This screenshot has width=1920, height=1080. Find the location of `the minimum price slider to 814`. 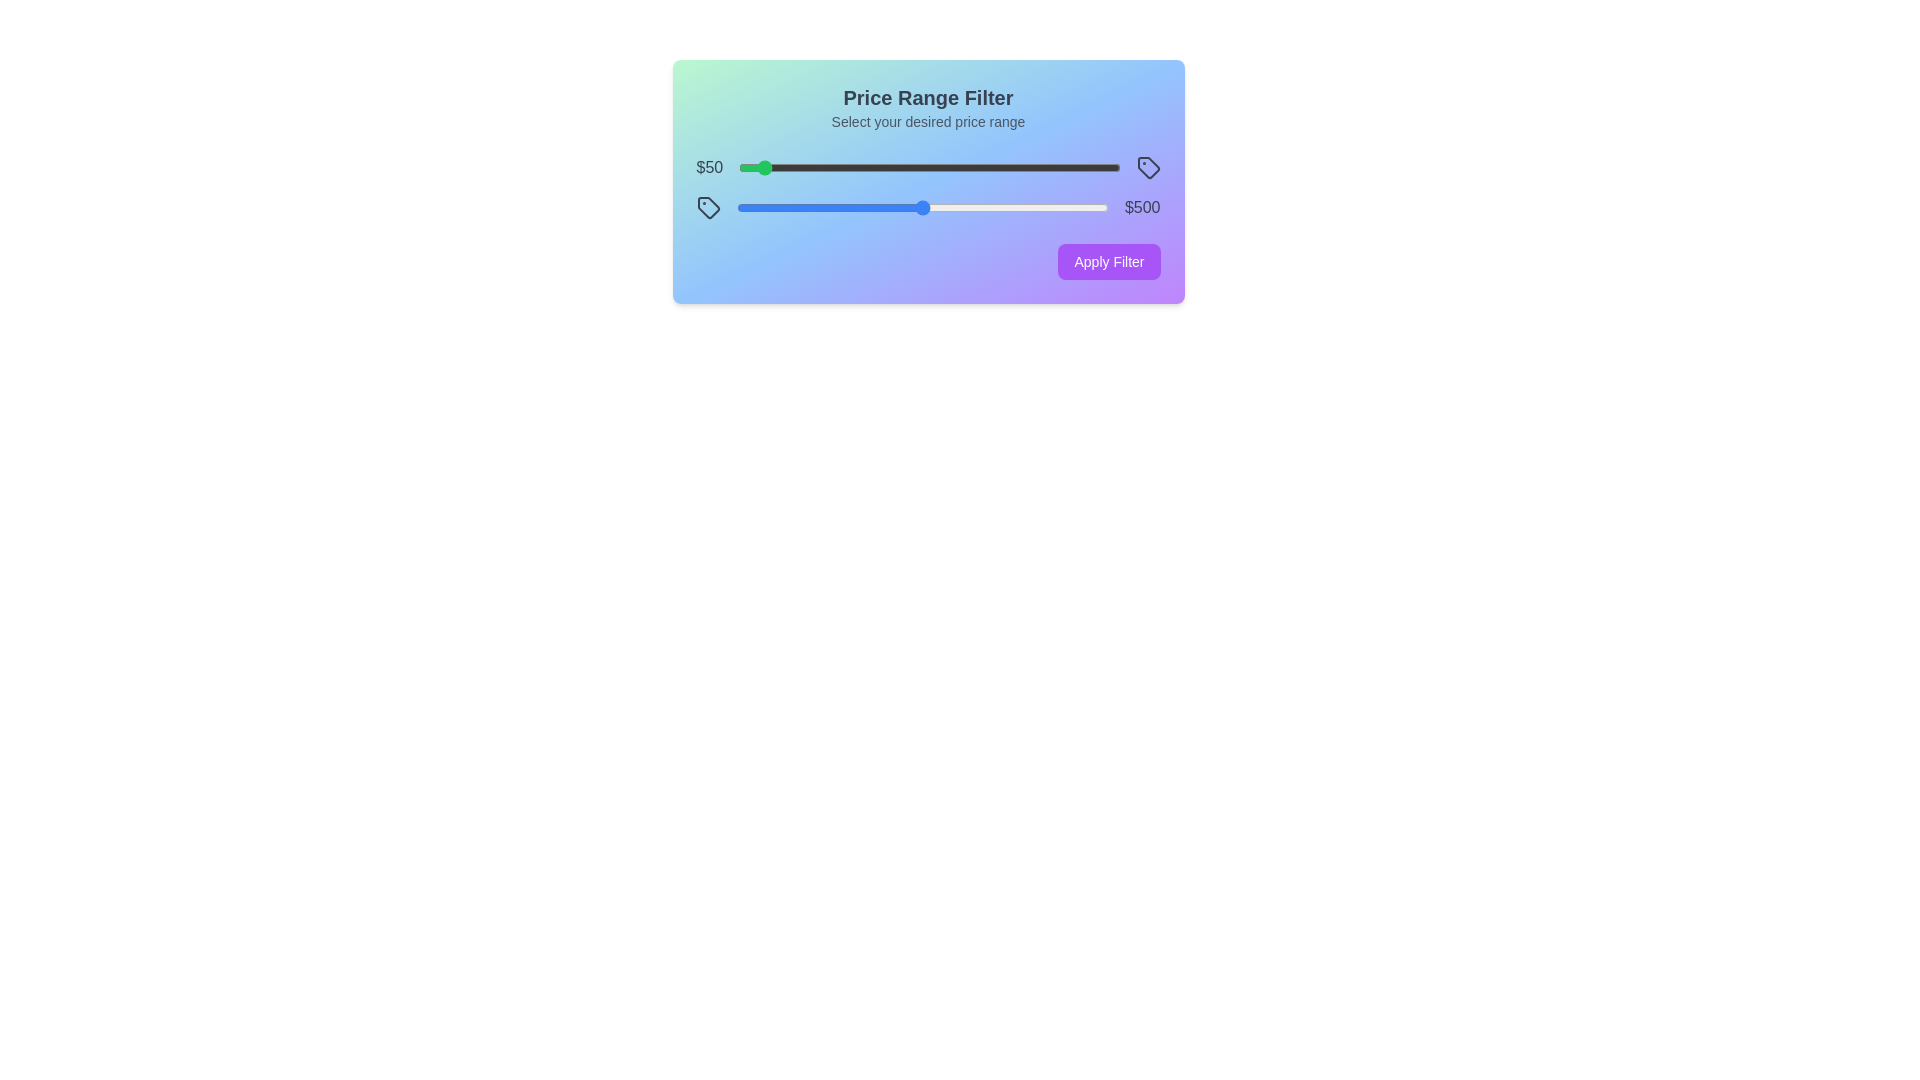

the minimum price slider to 814 is located at coordinates (1048, 167).